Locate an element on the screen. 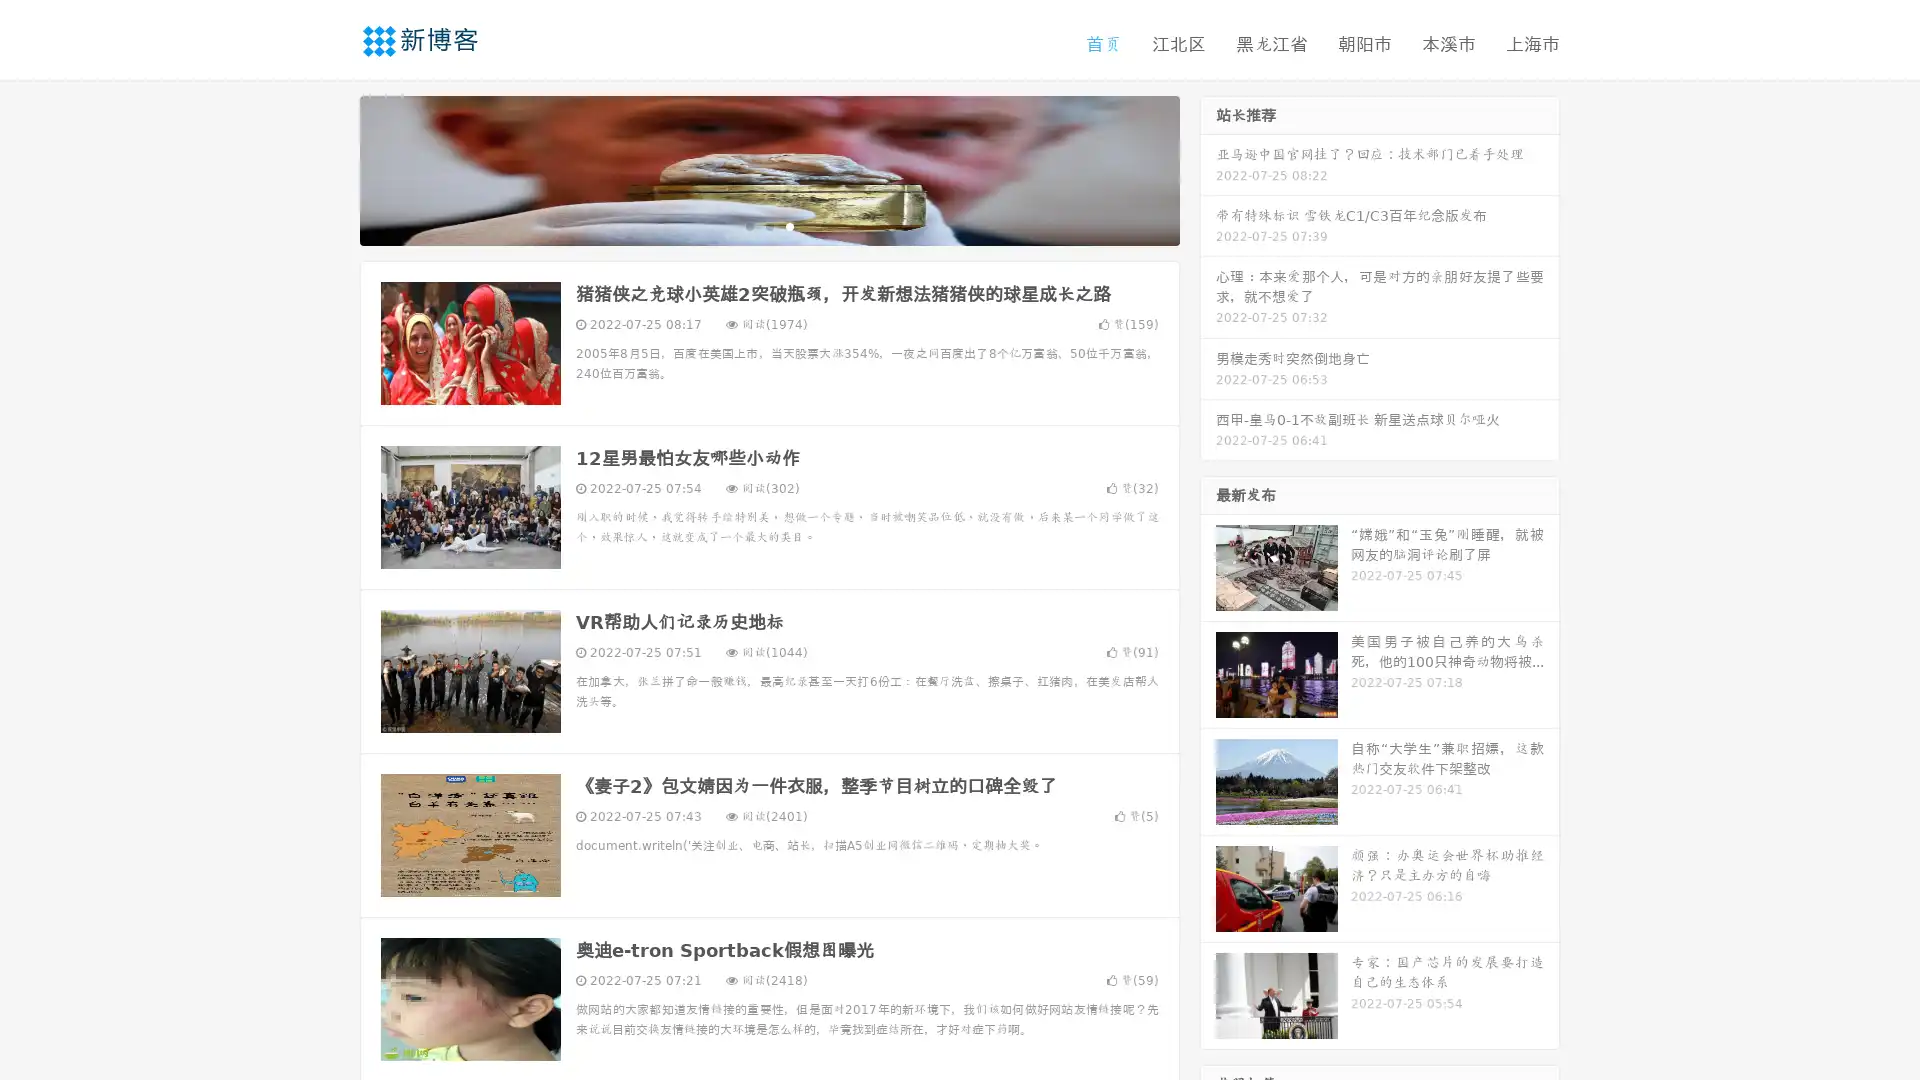  Next slide is located at coordinates (1208, 168).